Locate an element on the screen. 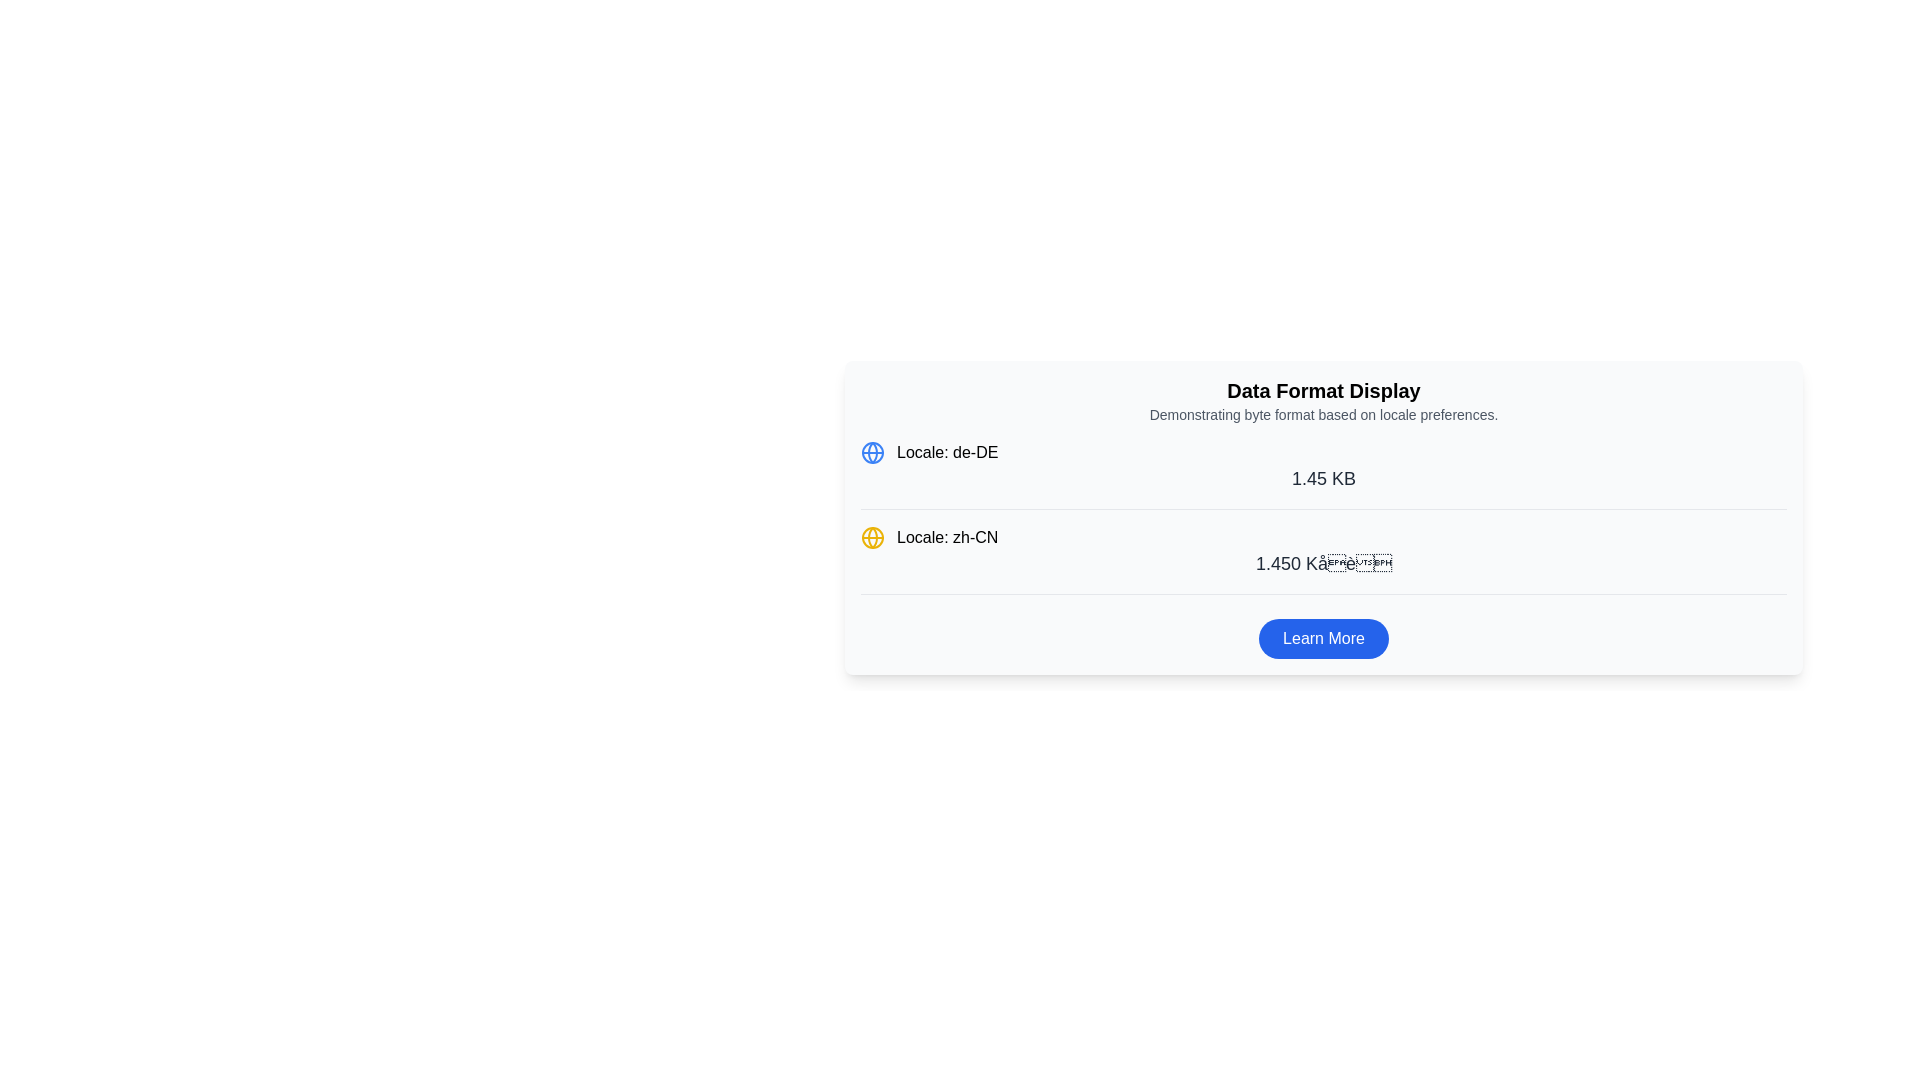  the static text label displaying 'Locale: de-DE', which is positioned next to a globe icon in the top right portion of the interface is located at coordinates (946, 452).